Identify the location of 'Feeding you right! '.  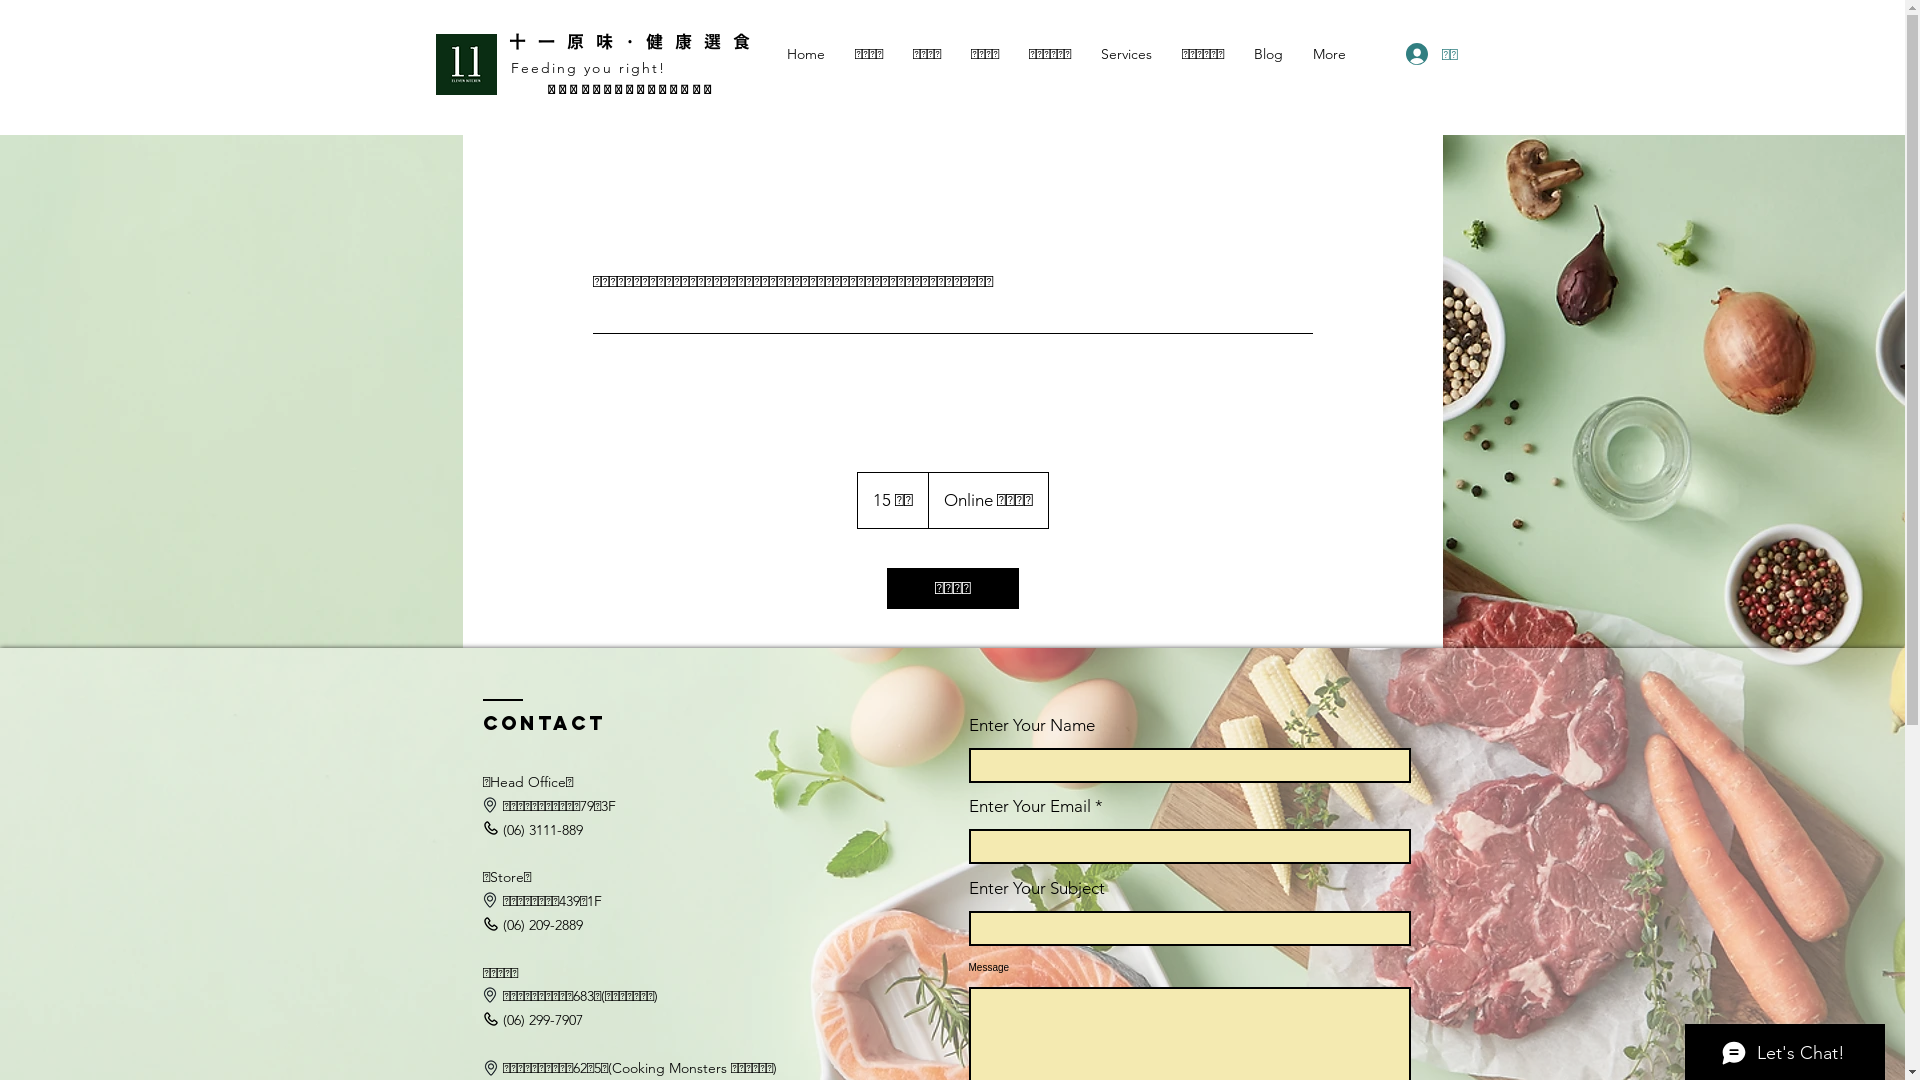
(590, 67).